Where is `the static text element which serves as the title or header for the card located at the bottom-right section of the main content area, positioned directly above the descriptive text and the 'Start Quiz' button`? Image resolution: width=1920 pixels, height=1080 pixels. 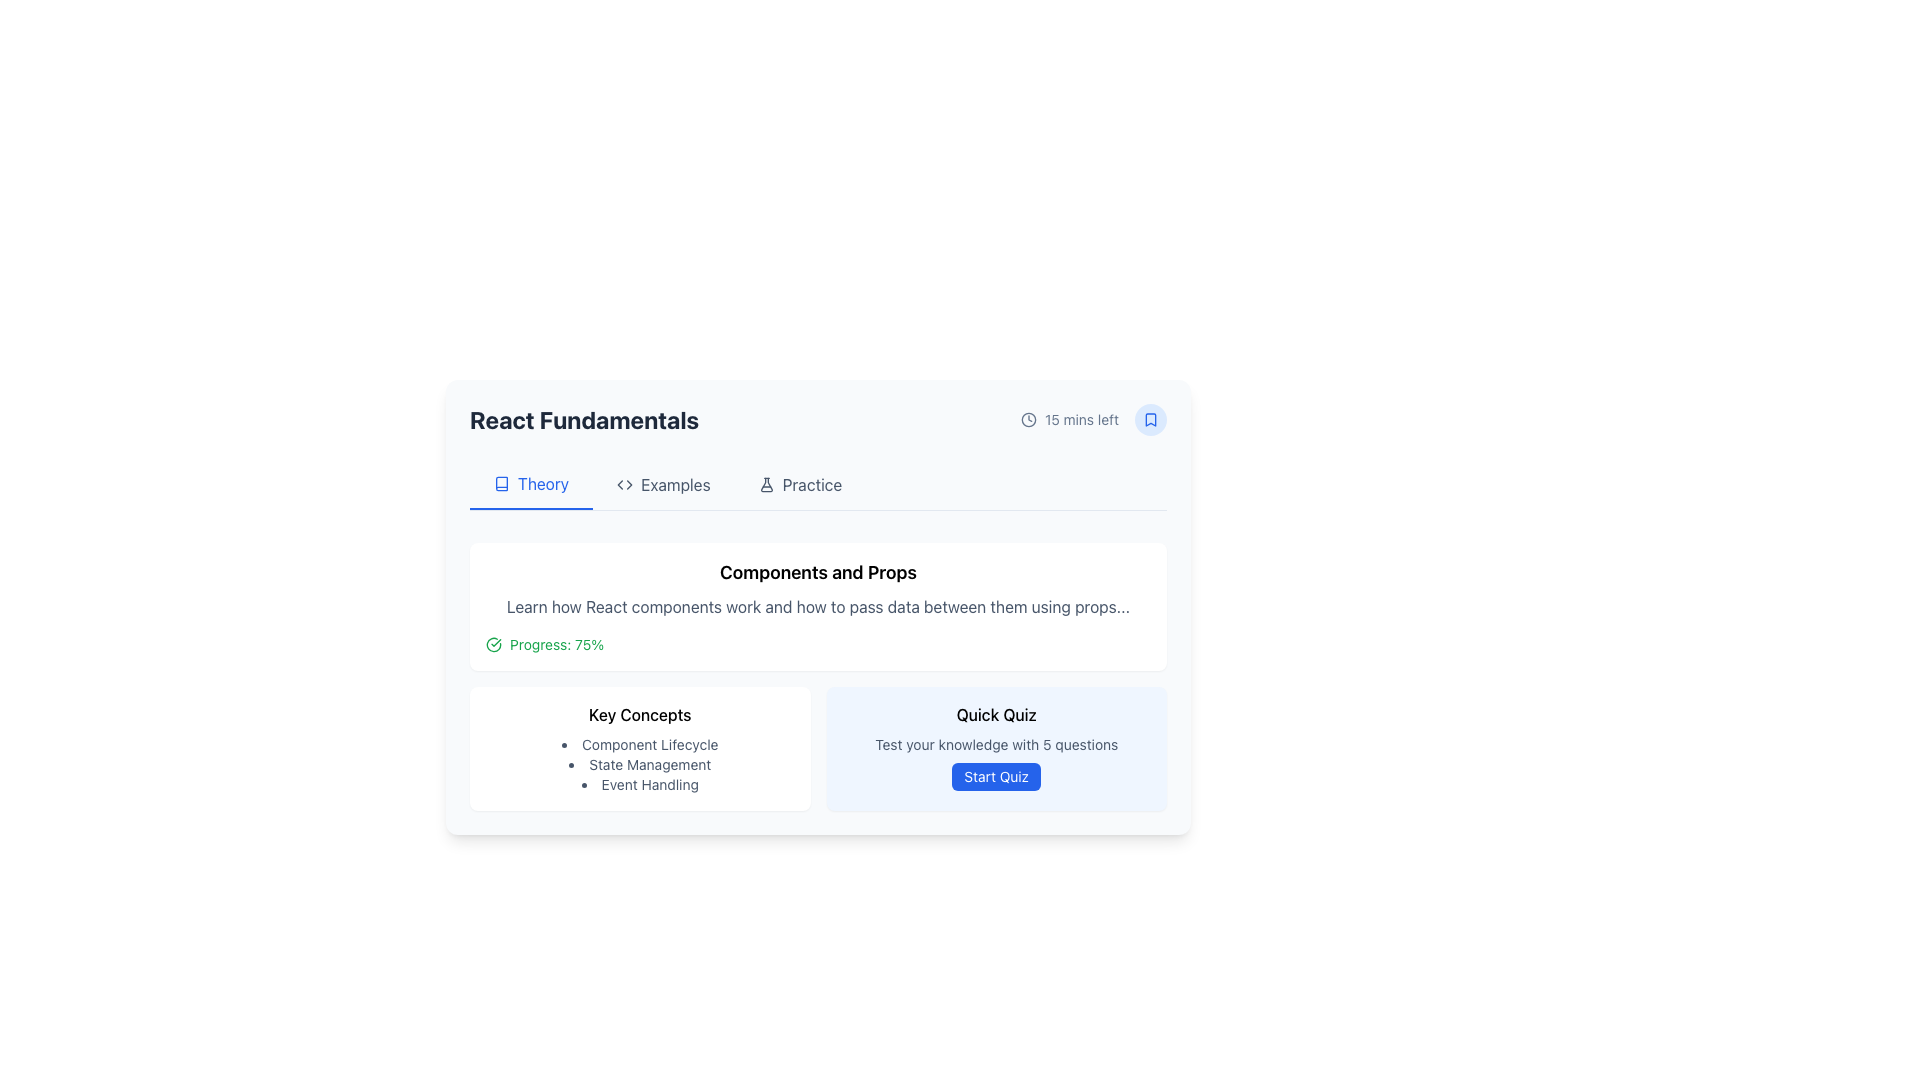
the static text element which serves as the title or header for the card located at the bottom-right section of the main content area, positioned directly above the descriptive text and the 'Start Quiz' button is located at coordinates (996, 713).